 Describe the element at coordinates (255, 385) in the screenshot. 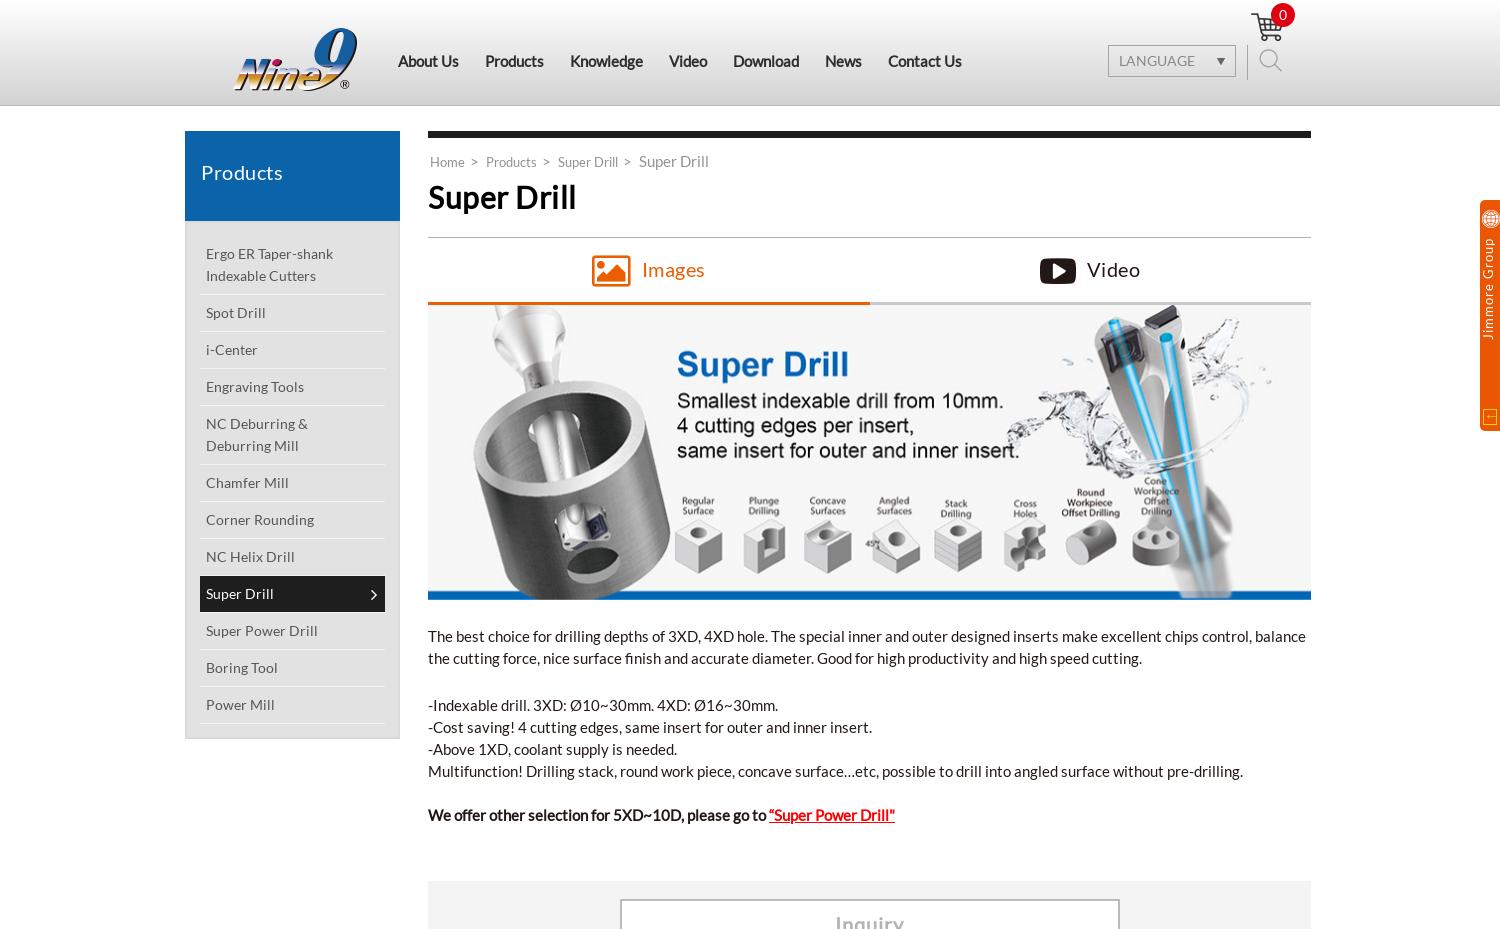

I see `'Engraving Tools'` at that location.